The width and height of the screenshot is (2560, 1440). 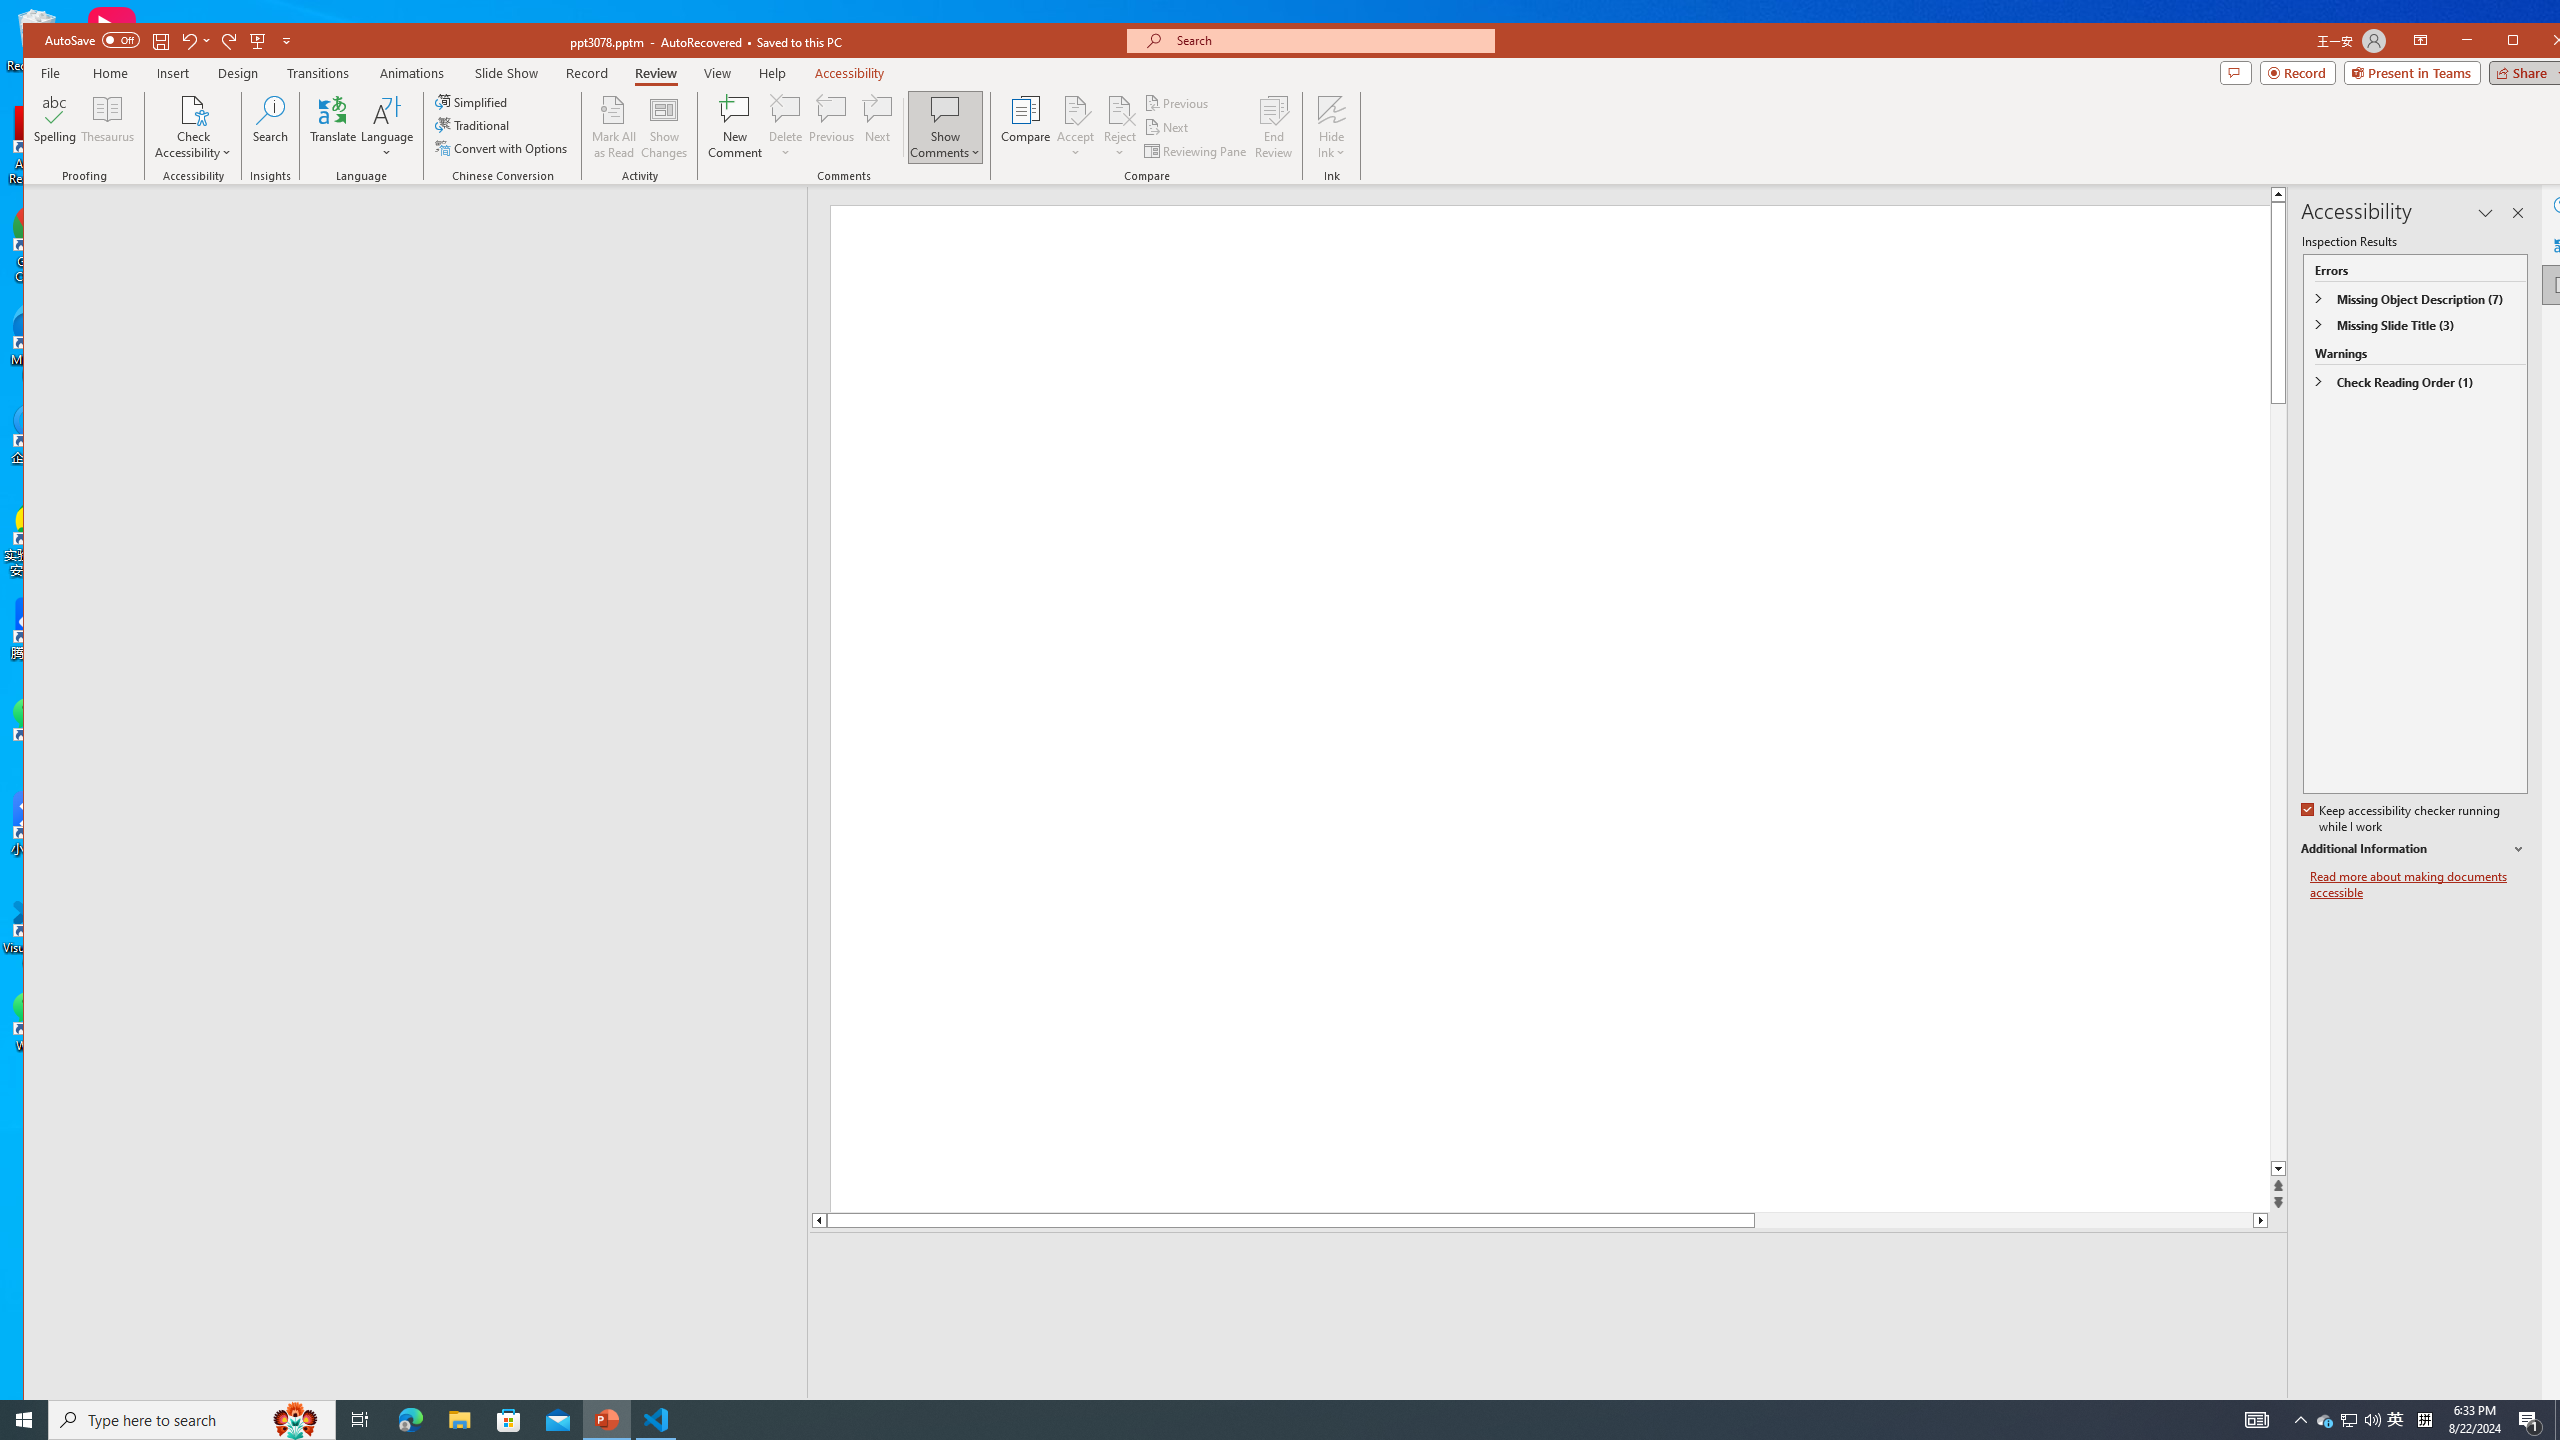 I want to click on 'Zoom 172%', so click(x=2548, y=1410).